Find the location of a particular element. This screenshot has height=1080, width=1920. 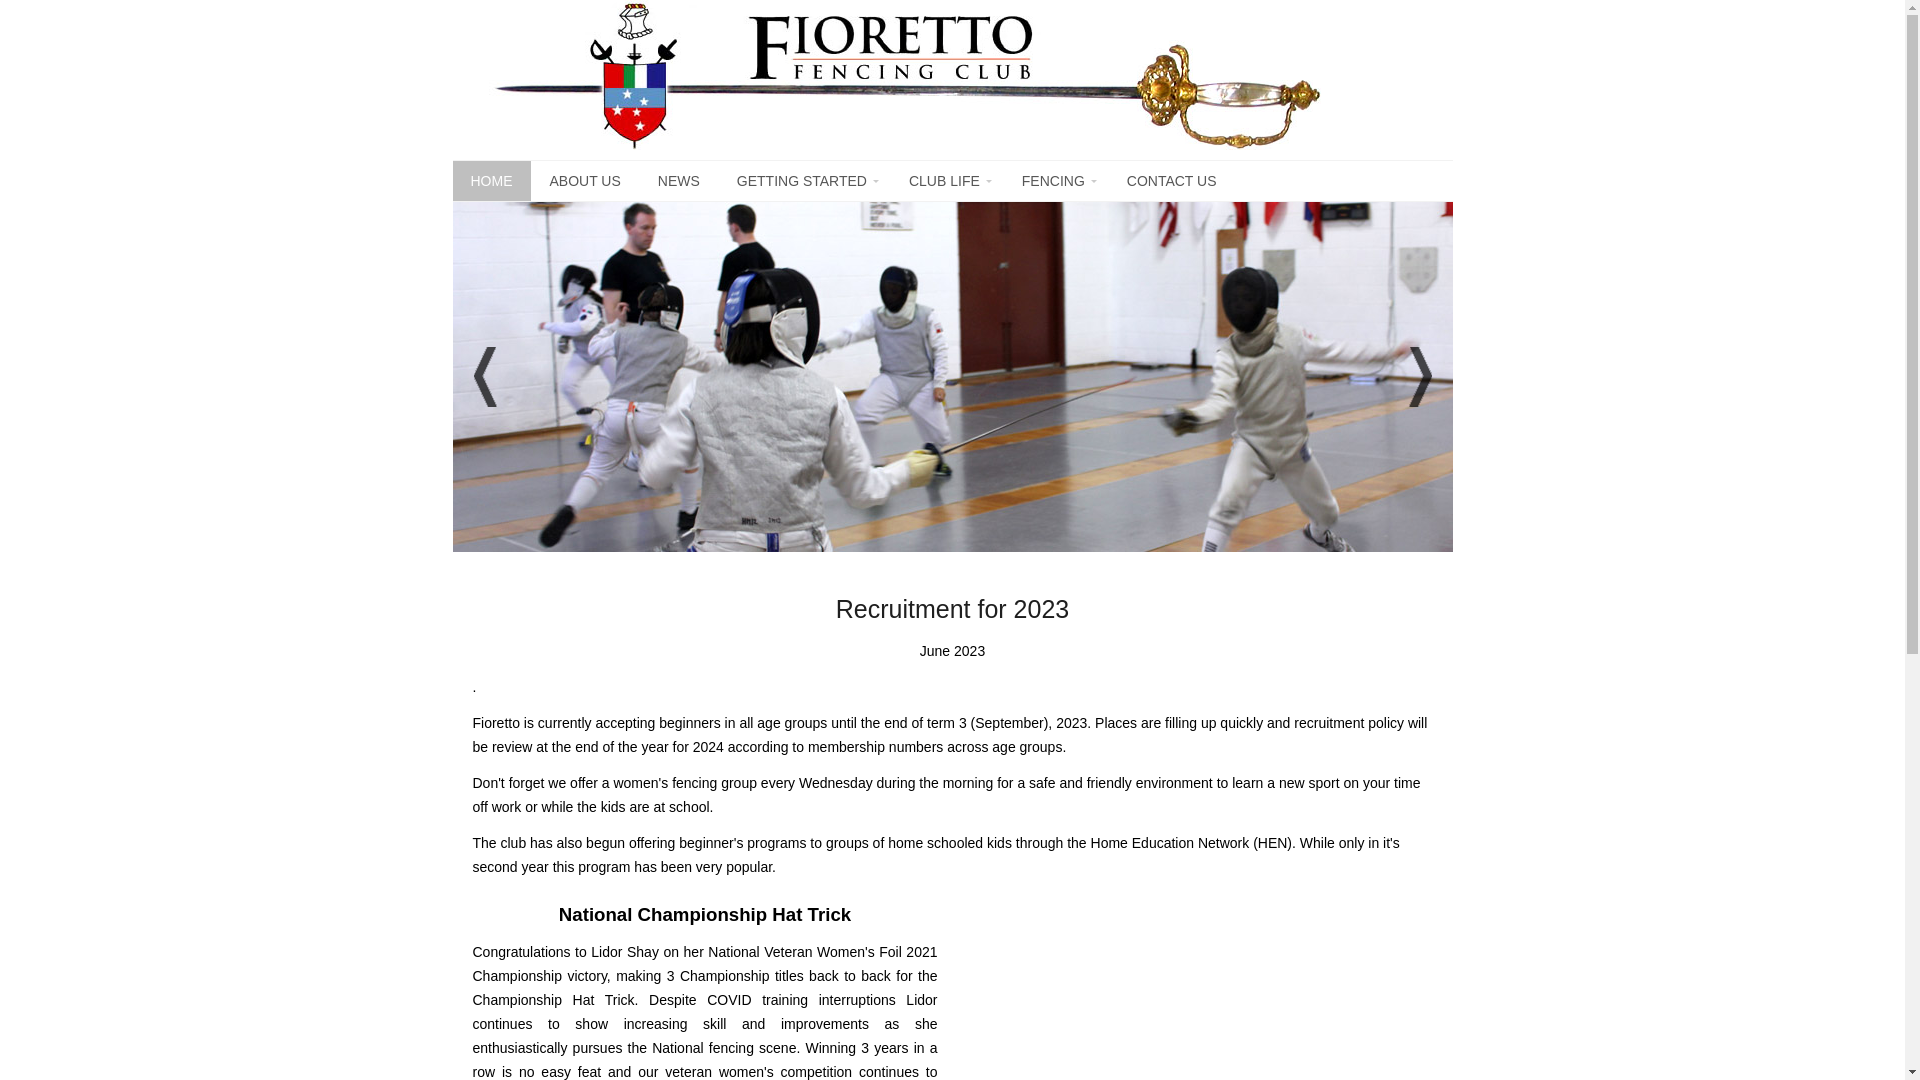

'ABOUT US' is located at coordinates (584, 181).